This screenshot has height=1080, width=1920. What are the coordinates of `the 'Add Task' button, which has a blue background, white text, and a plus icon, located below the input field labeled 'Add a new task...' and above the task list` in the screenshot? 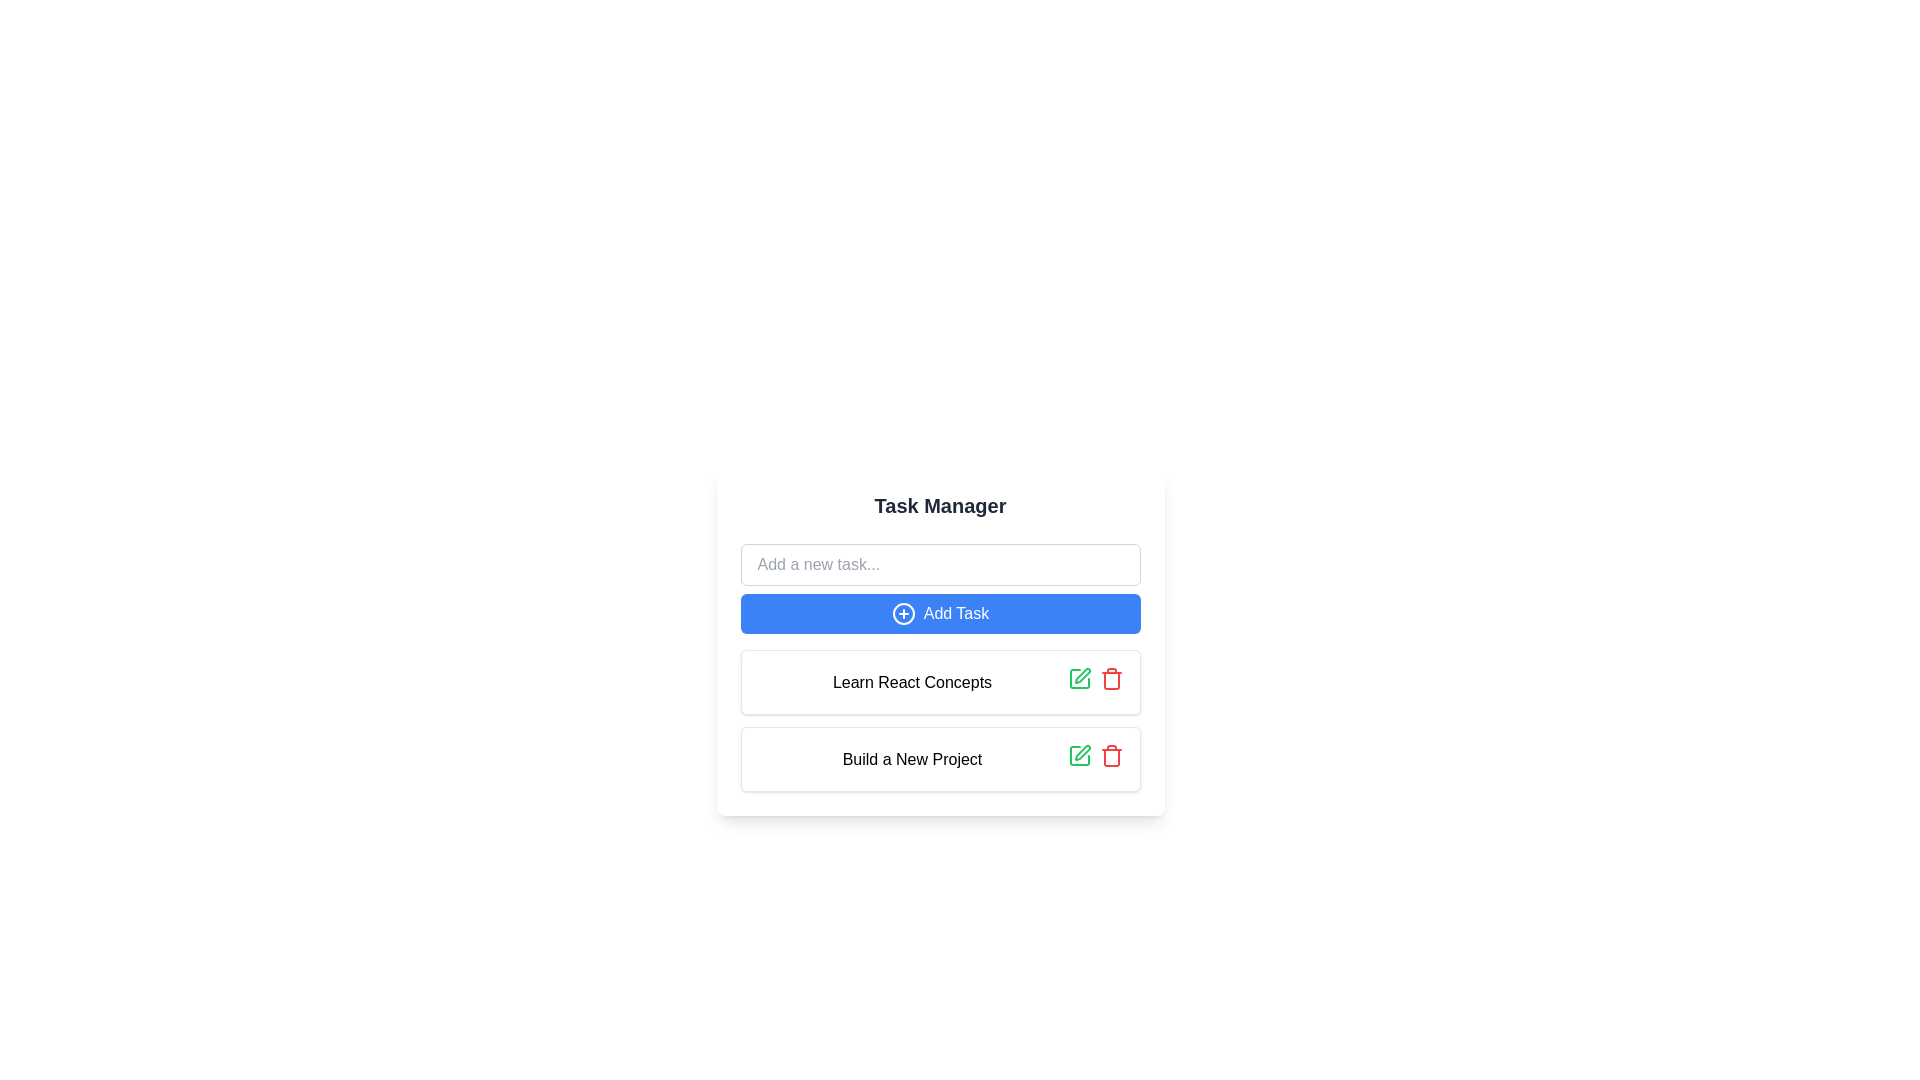 It's located at (939, 612).